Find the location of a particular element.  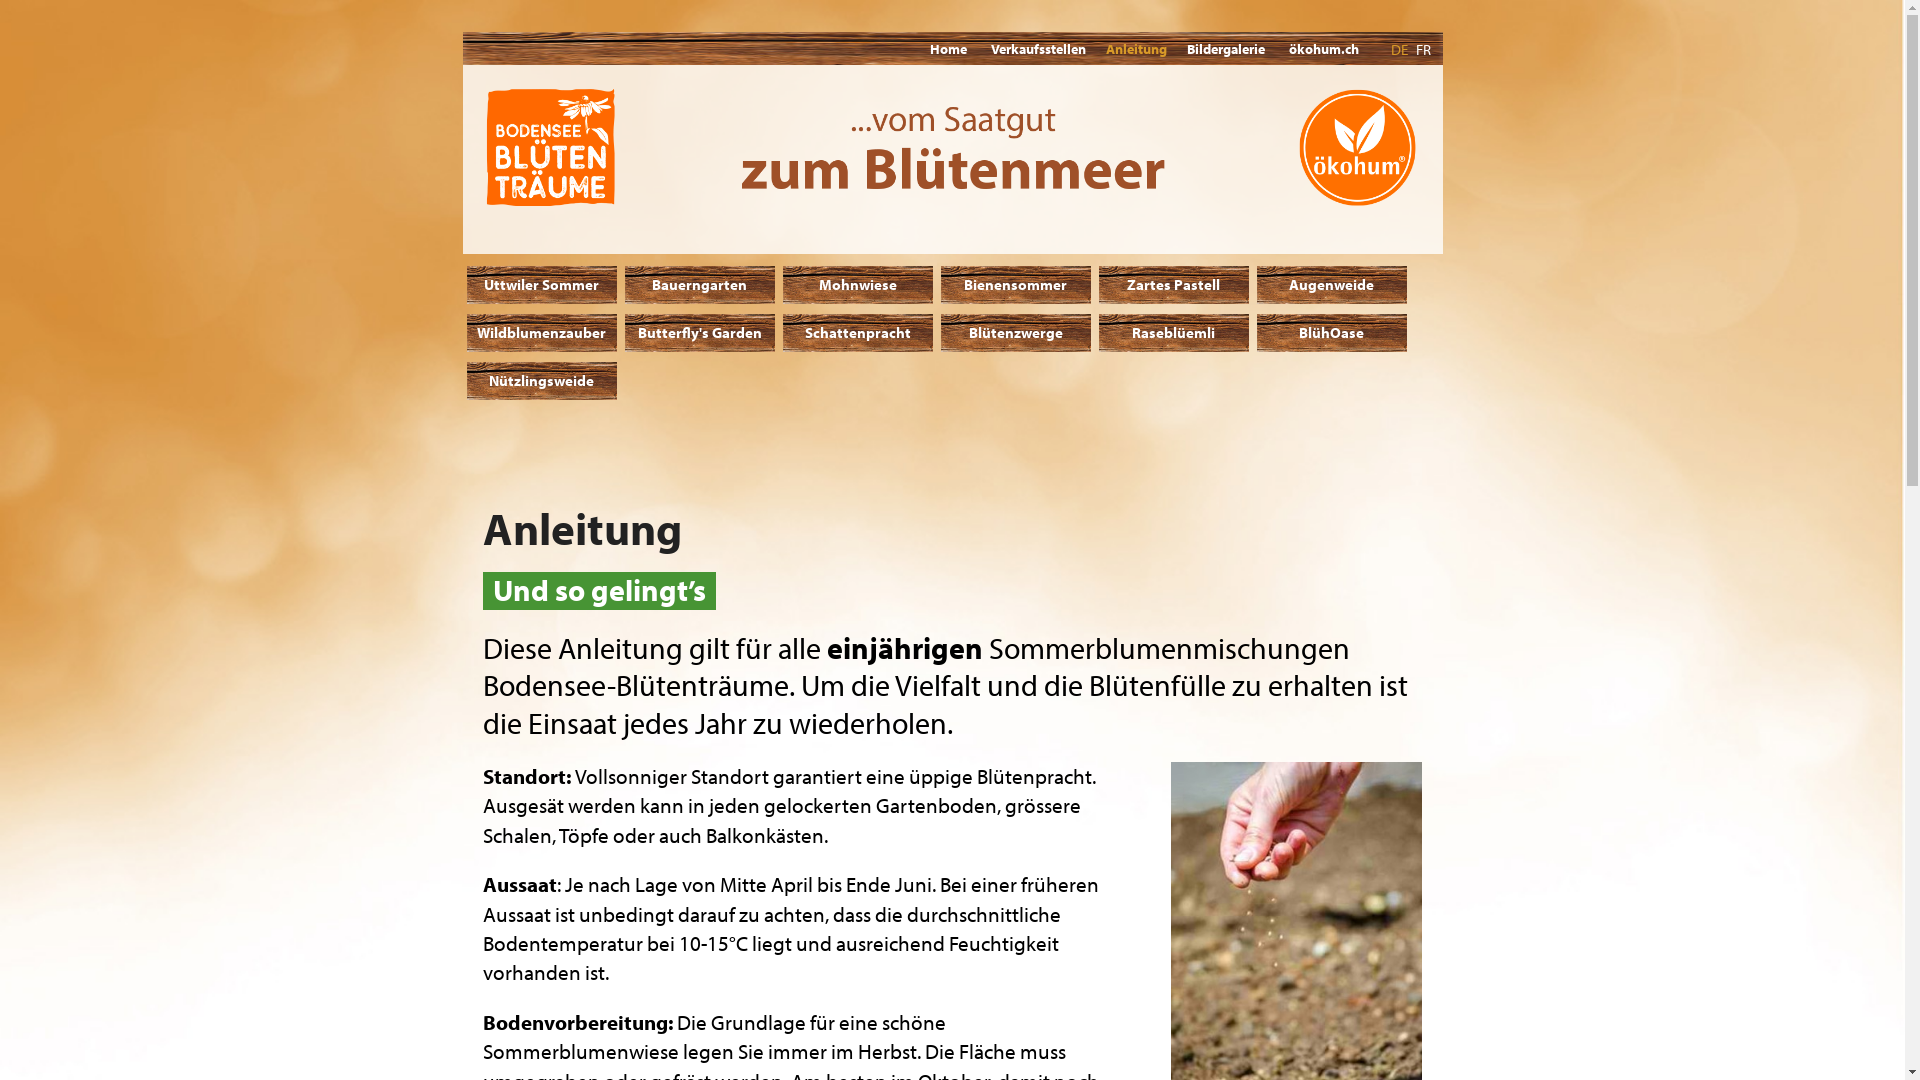

'Zartes Pastell' is located at coordinates (1172, 285).